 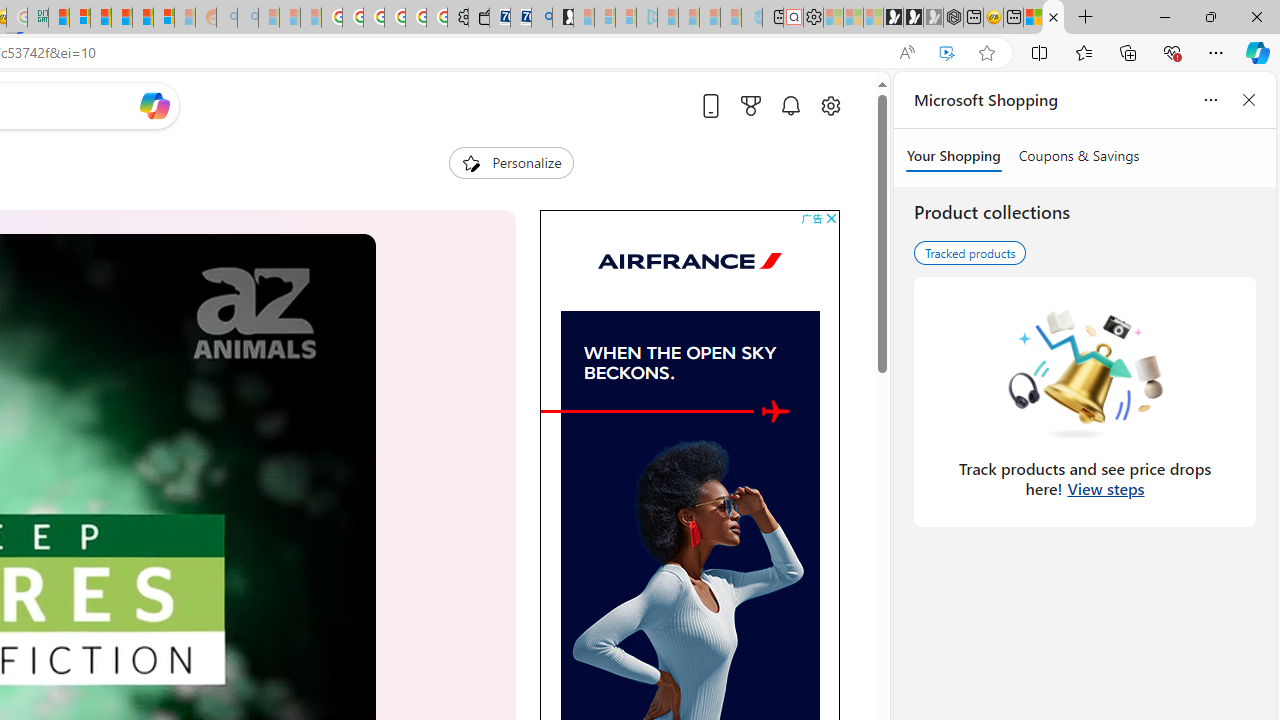 What do you see at coordinates (520, 17) in the screenshot?
I see `'Cheap Car Rentals - Save70.com'` at bounding box center [520, 17].